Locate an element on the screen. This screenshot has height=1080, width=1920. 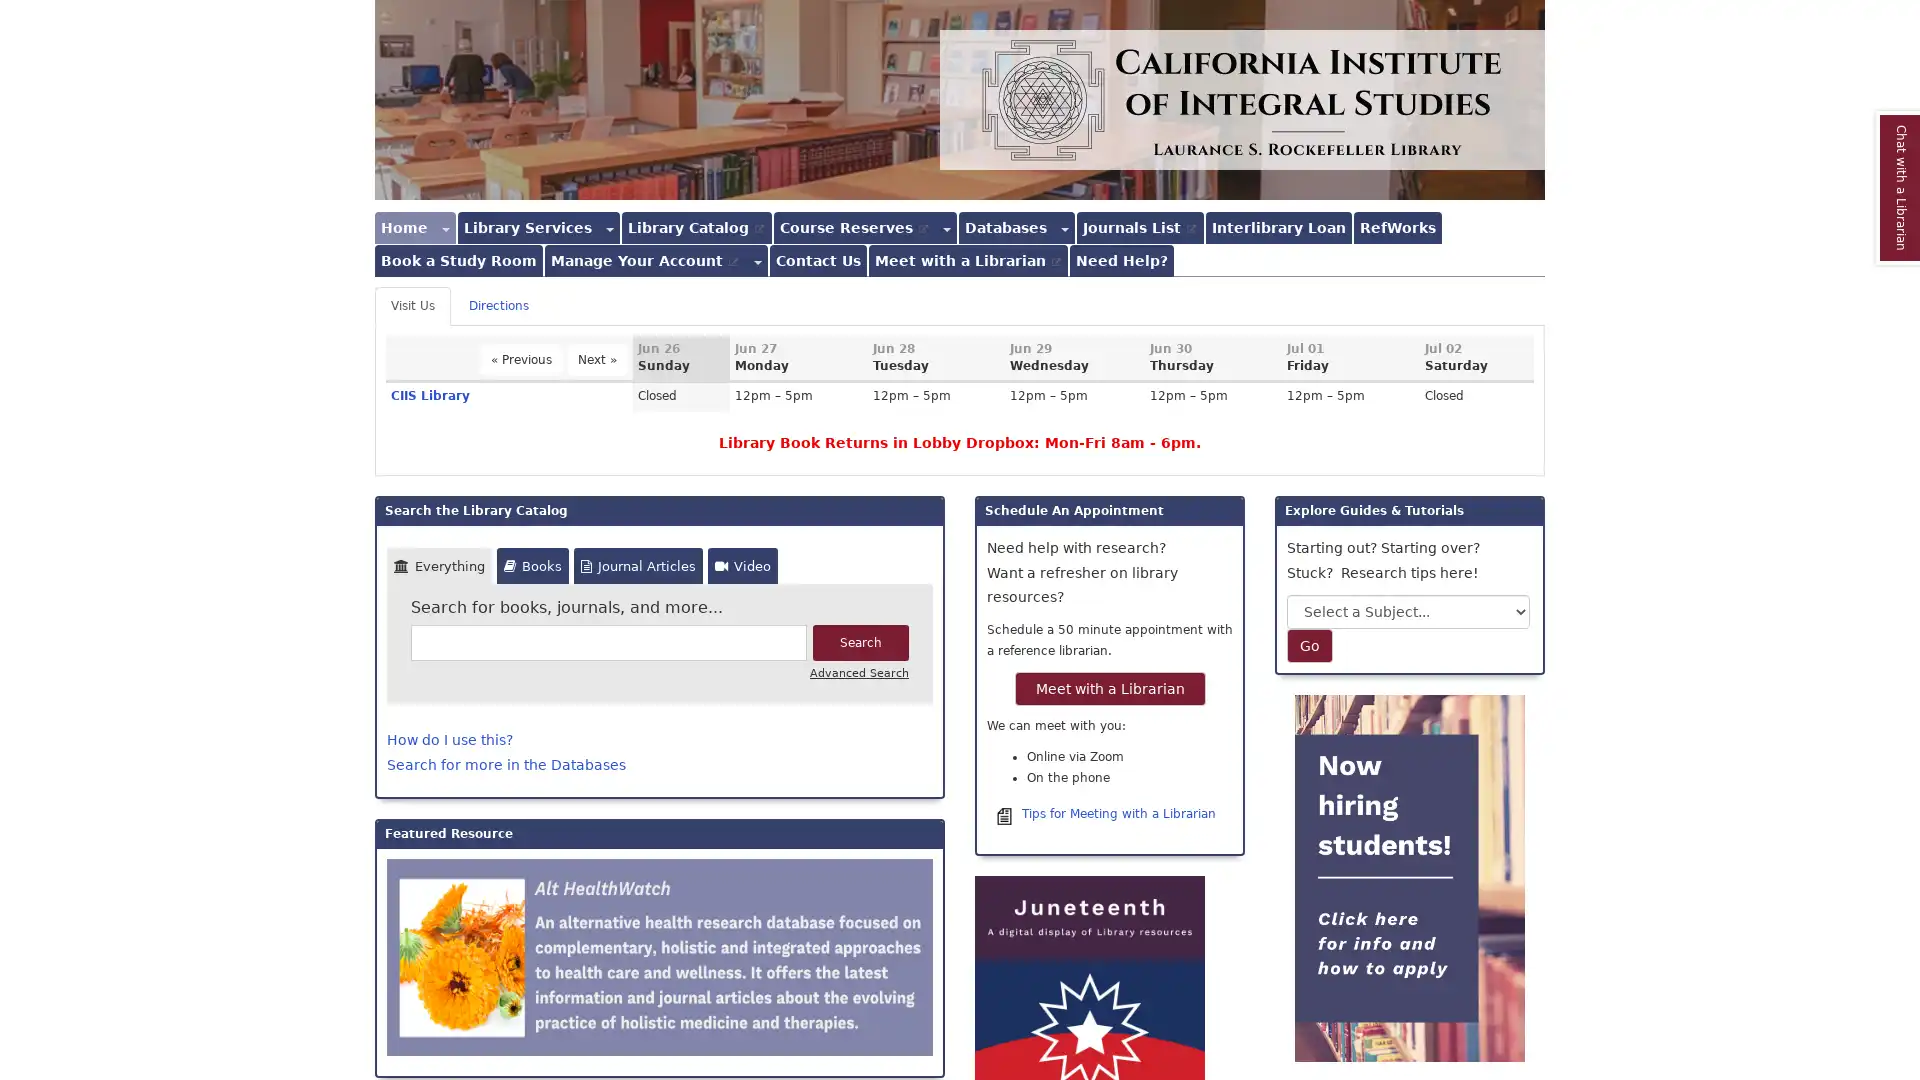
Search is located at coordinates (860, 643).